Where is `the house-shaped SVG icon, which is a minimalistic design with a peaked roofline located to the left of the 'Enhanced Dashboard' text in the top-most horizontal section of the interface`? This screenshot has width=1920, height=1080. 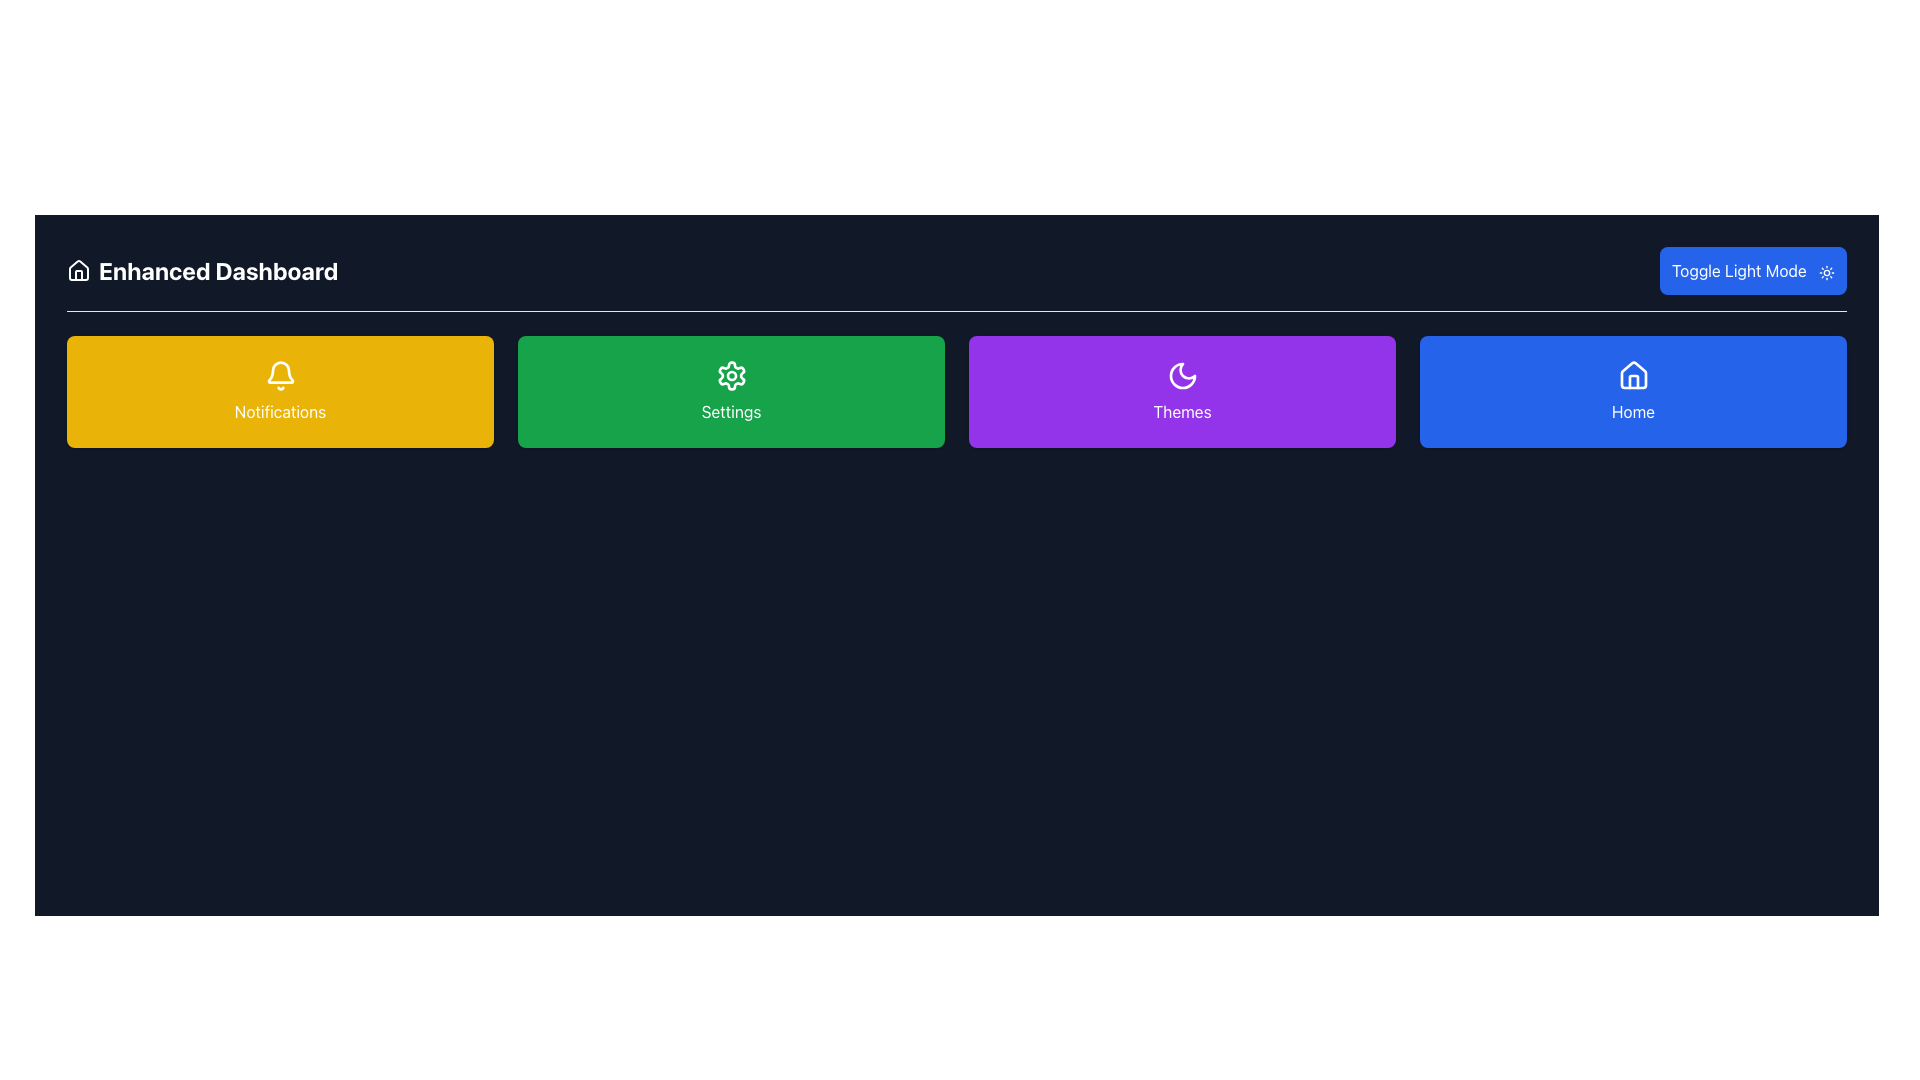
the house-shaped SVG icon, which is a minimalistic design with a peaked roofline located to the left of the 'Enhanced Dashboard' text in the top-most horizontal section of the interface is located at coordinates (78, 270).